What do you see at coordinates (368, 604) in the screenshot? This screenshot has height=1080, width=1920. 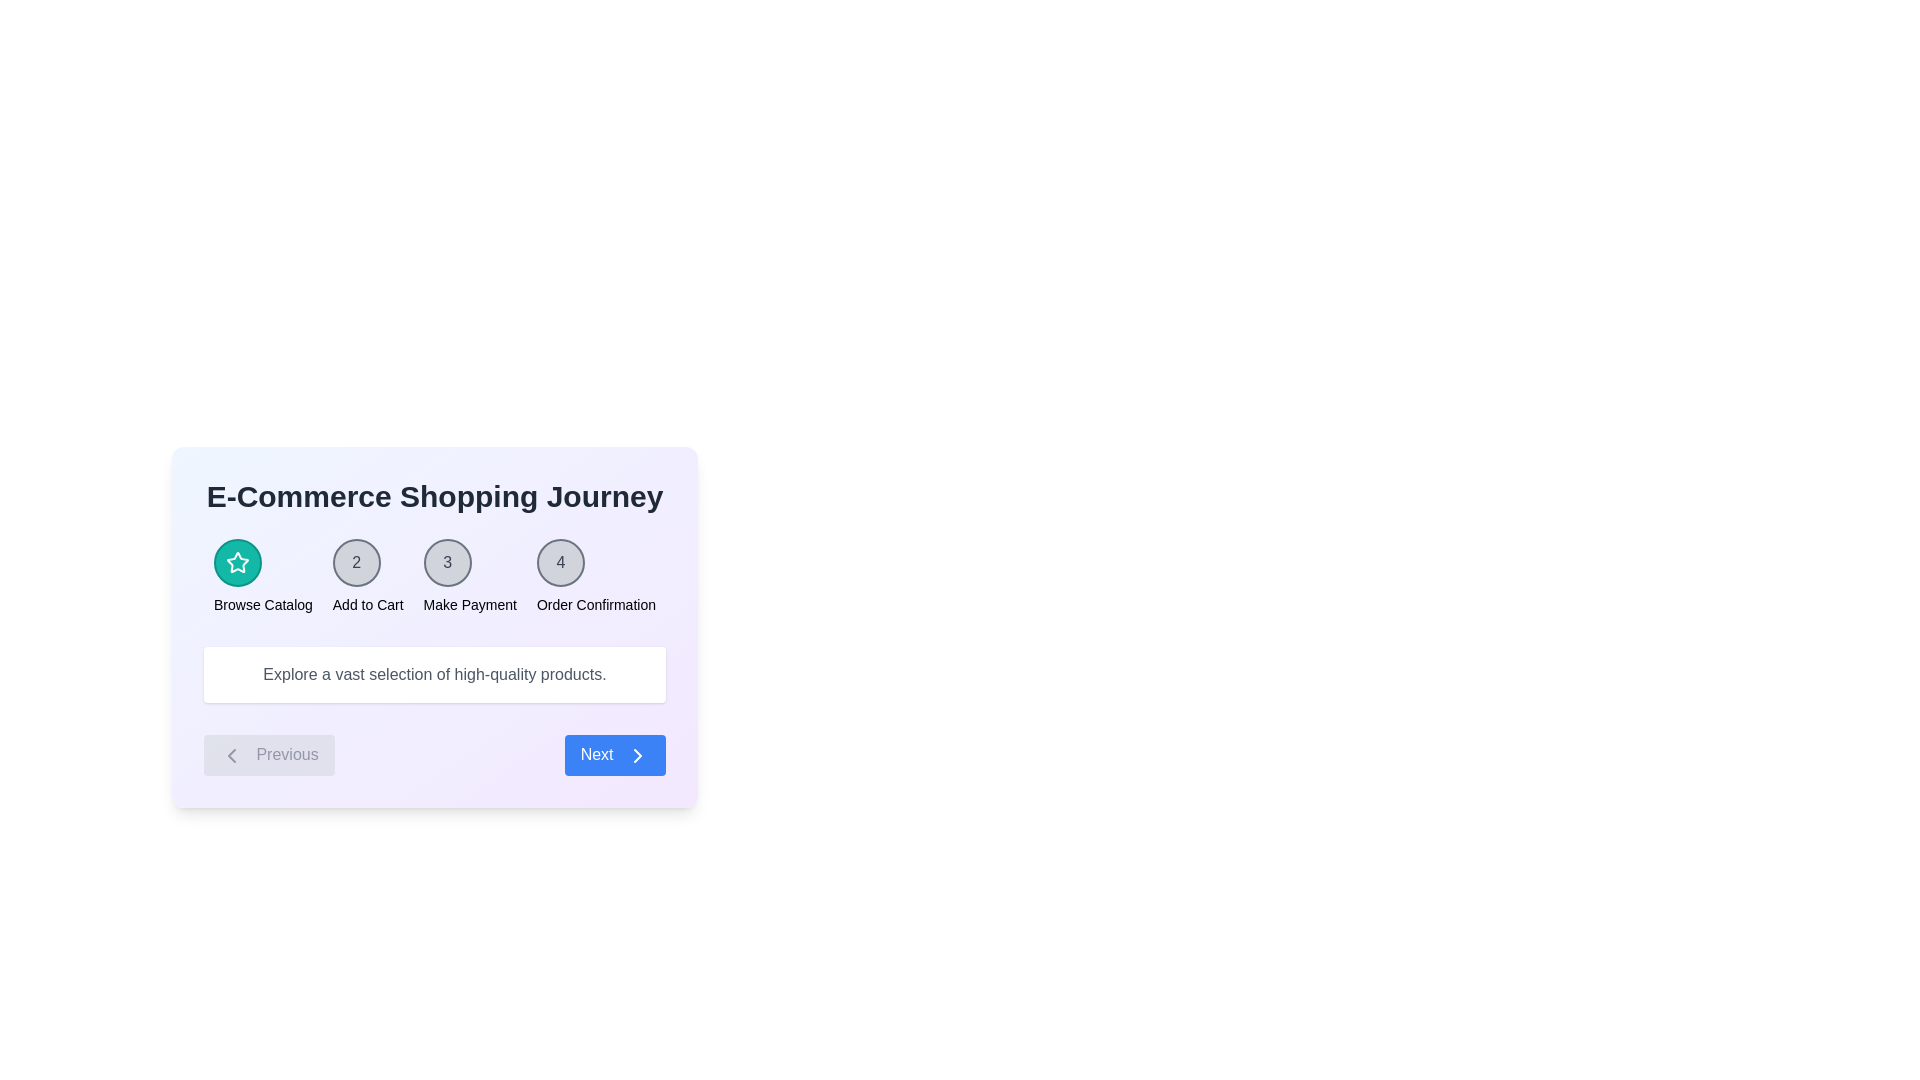 I see `the 'Add to Cart' text label, which is part of the second step in the E-Commerce Shopping Journey interface, located beneath the circle marked with the number '2'` at bounding box center [368, 604].